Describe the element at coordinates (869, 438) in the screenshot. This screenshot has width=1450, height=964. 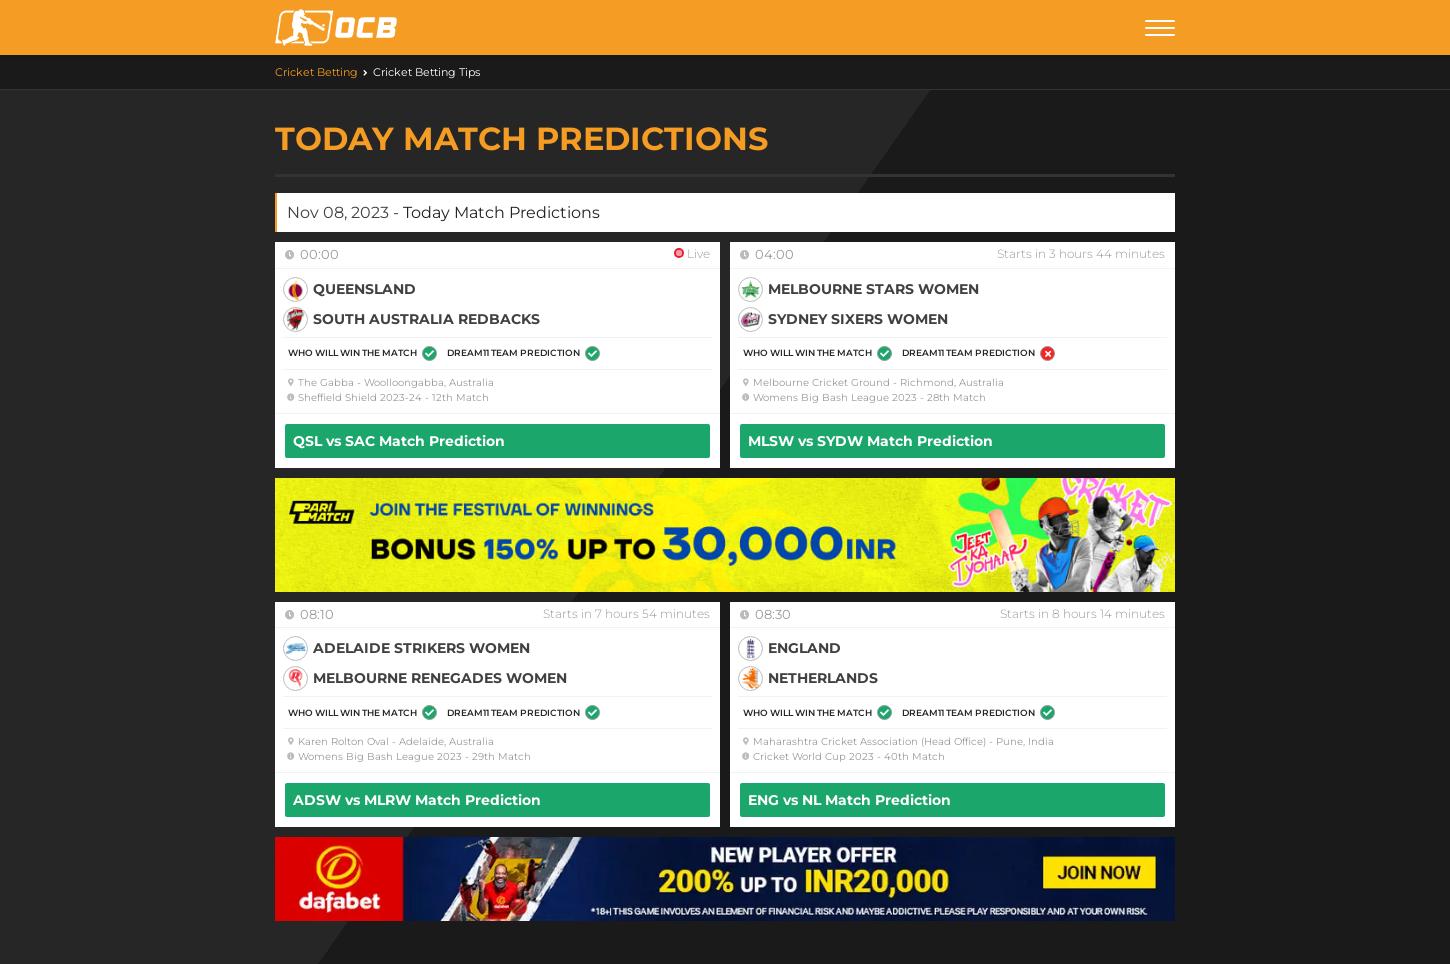
I see `'MLSW vs SYDW Match Prediction'` at that location.